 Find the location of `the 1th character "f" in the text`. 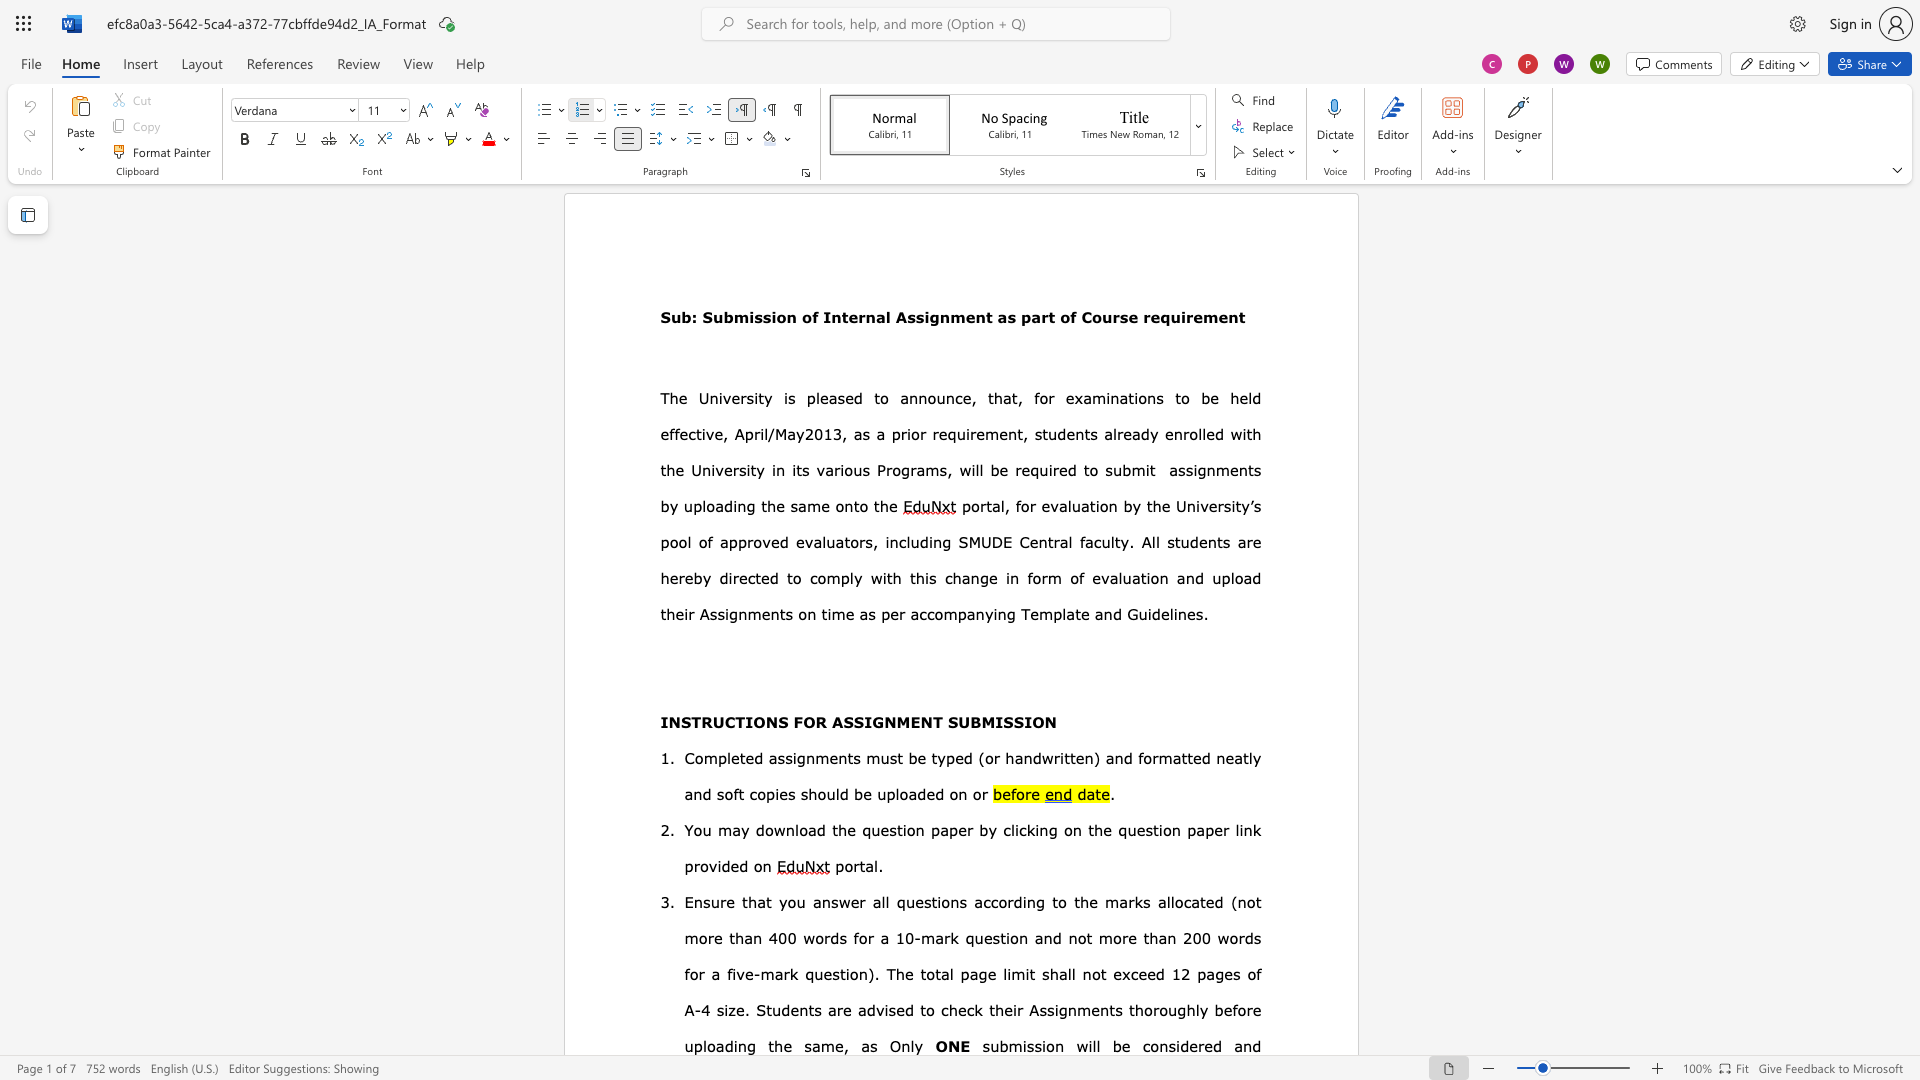

the 1th character "f" in the text is located at coordinates (1233, 1010).